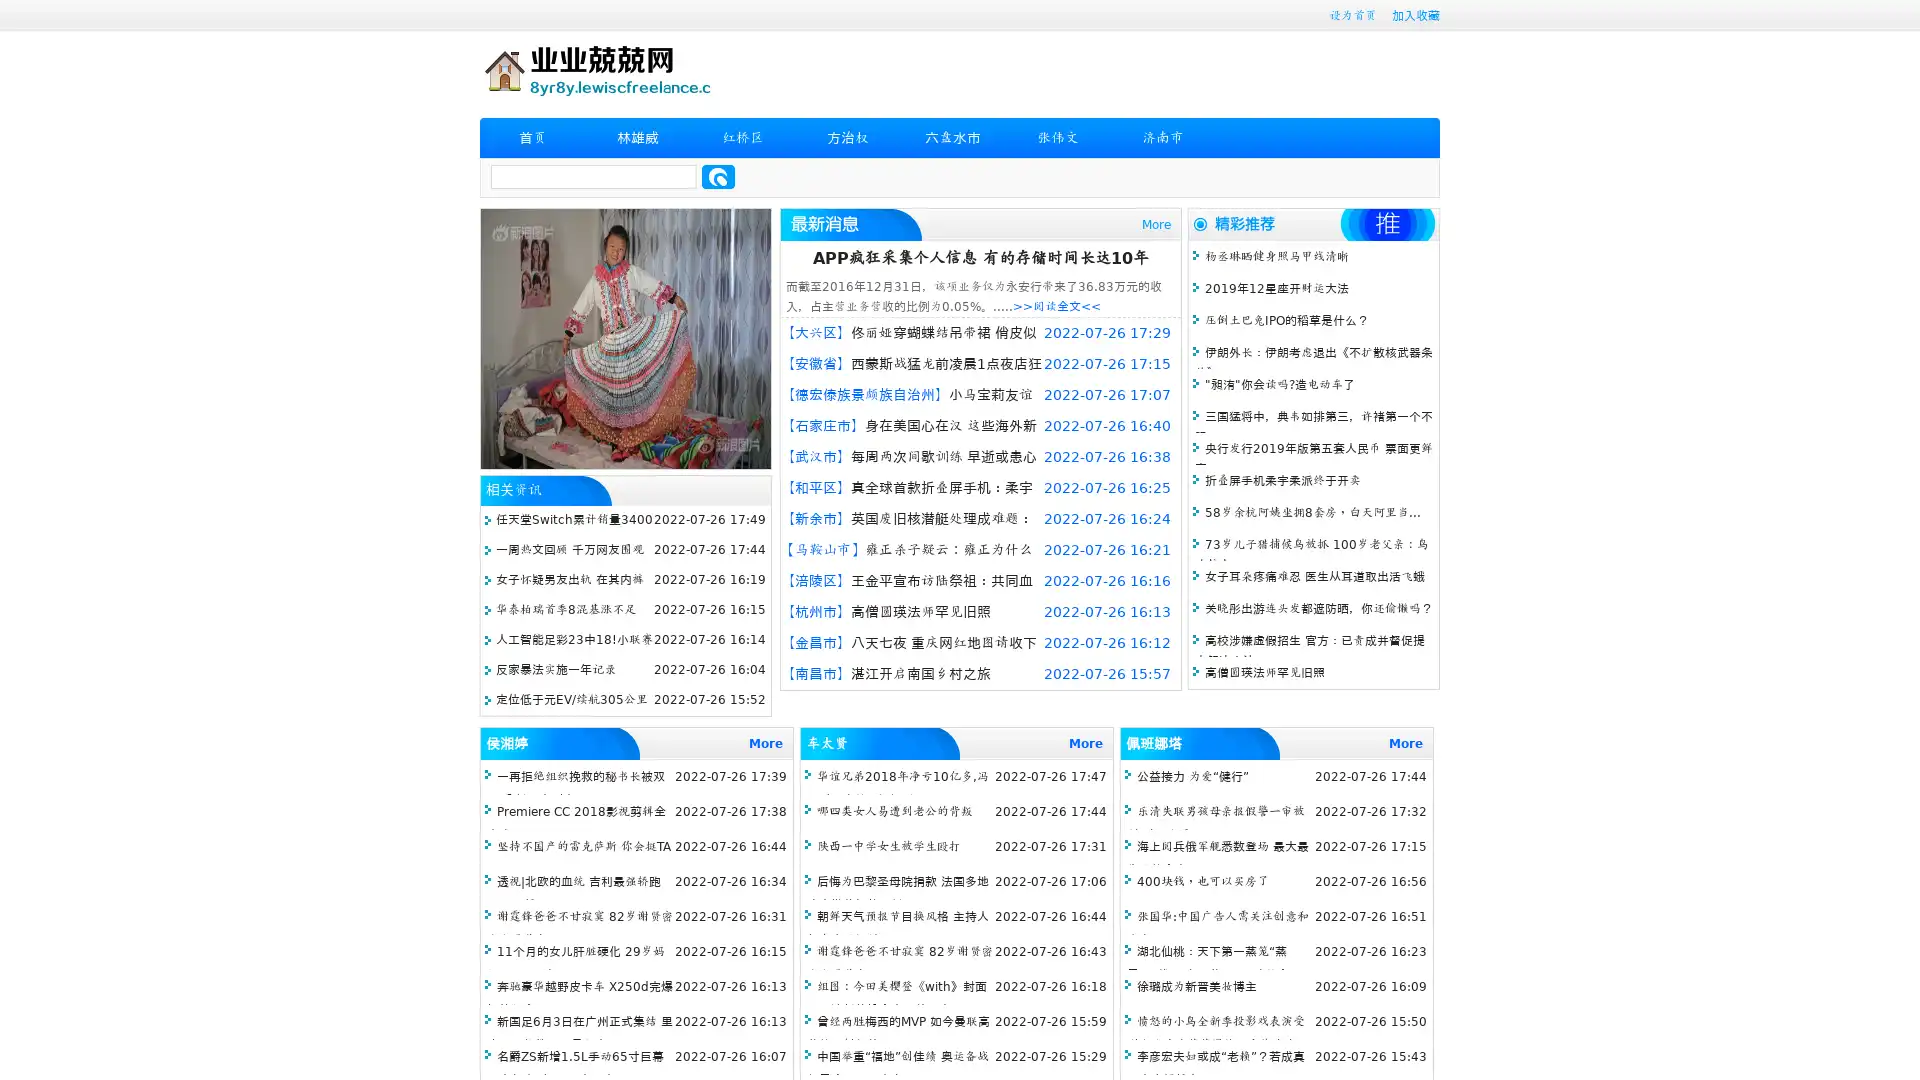 The width and height of the screenshot is (1920, 1080). I want to click on Search, so click(718, 176).